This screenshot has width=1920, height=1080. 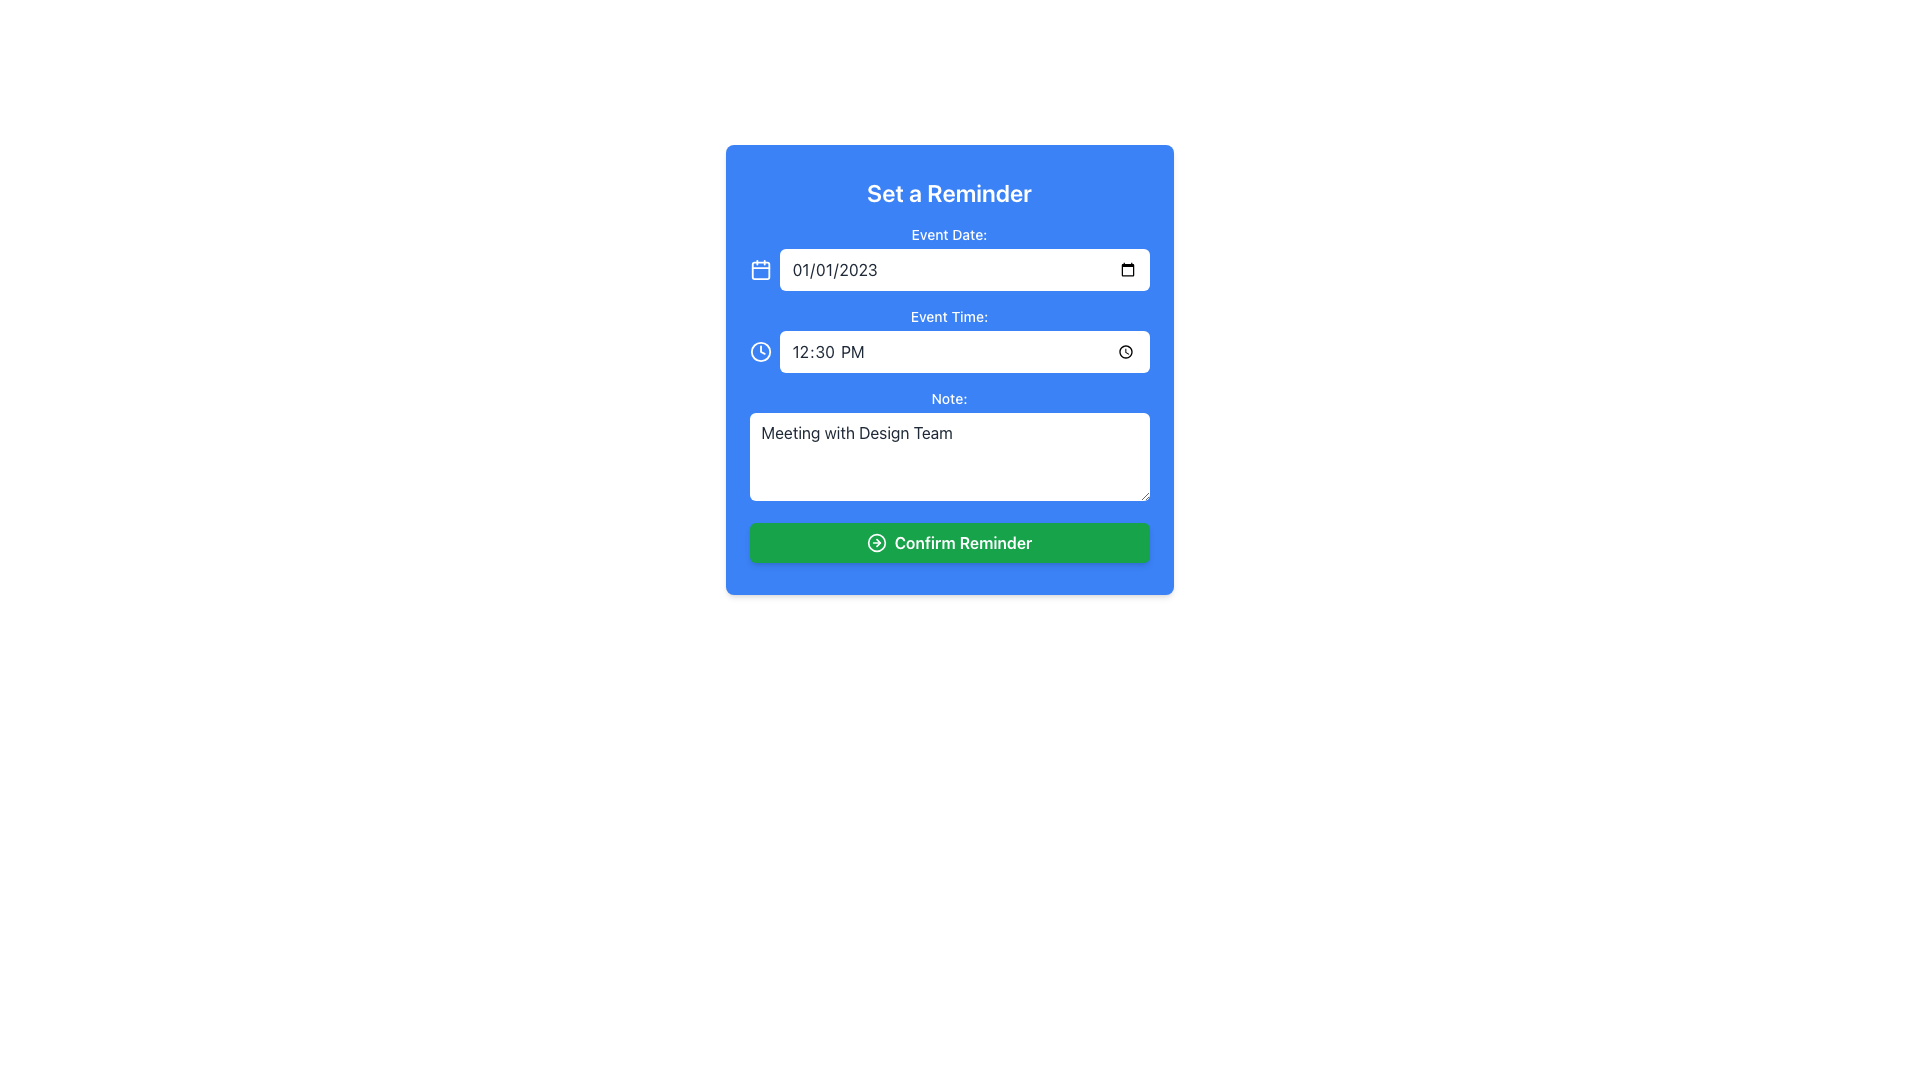 I want to click on the confirmation button located at the bottom of the blue rectangular dialog box for the 'Set a Reminder' form, which is directly below the 'Note:' text area, so click(x=948, y=543).